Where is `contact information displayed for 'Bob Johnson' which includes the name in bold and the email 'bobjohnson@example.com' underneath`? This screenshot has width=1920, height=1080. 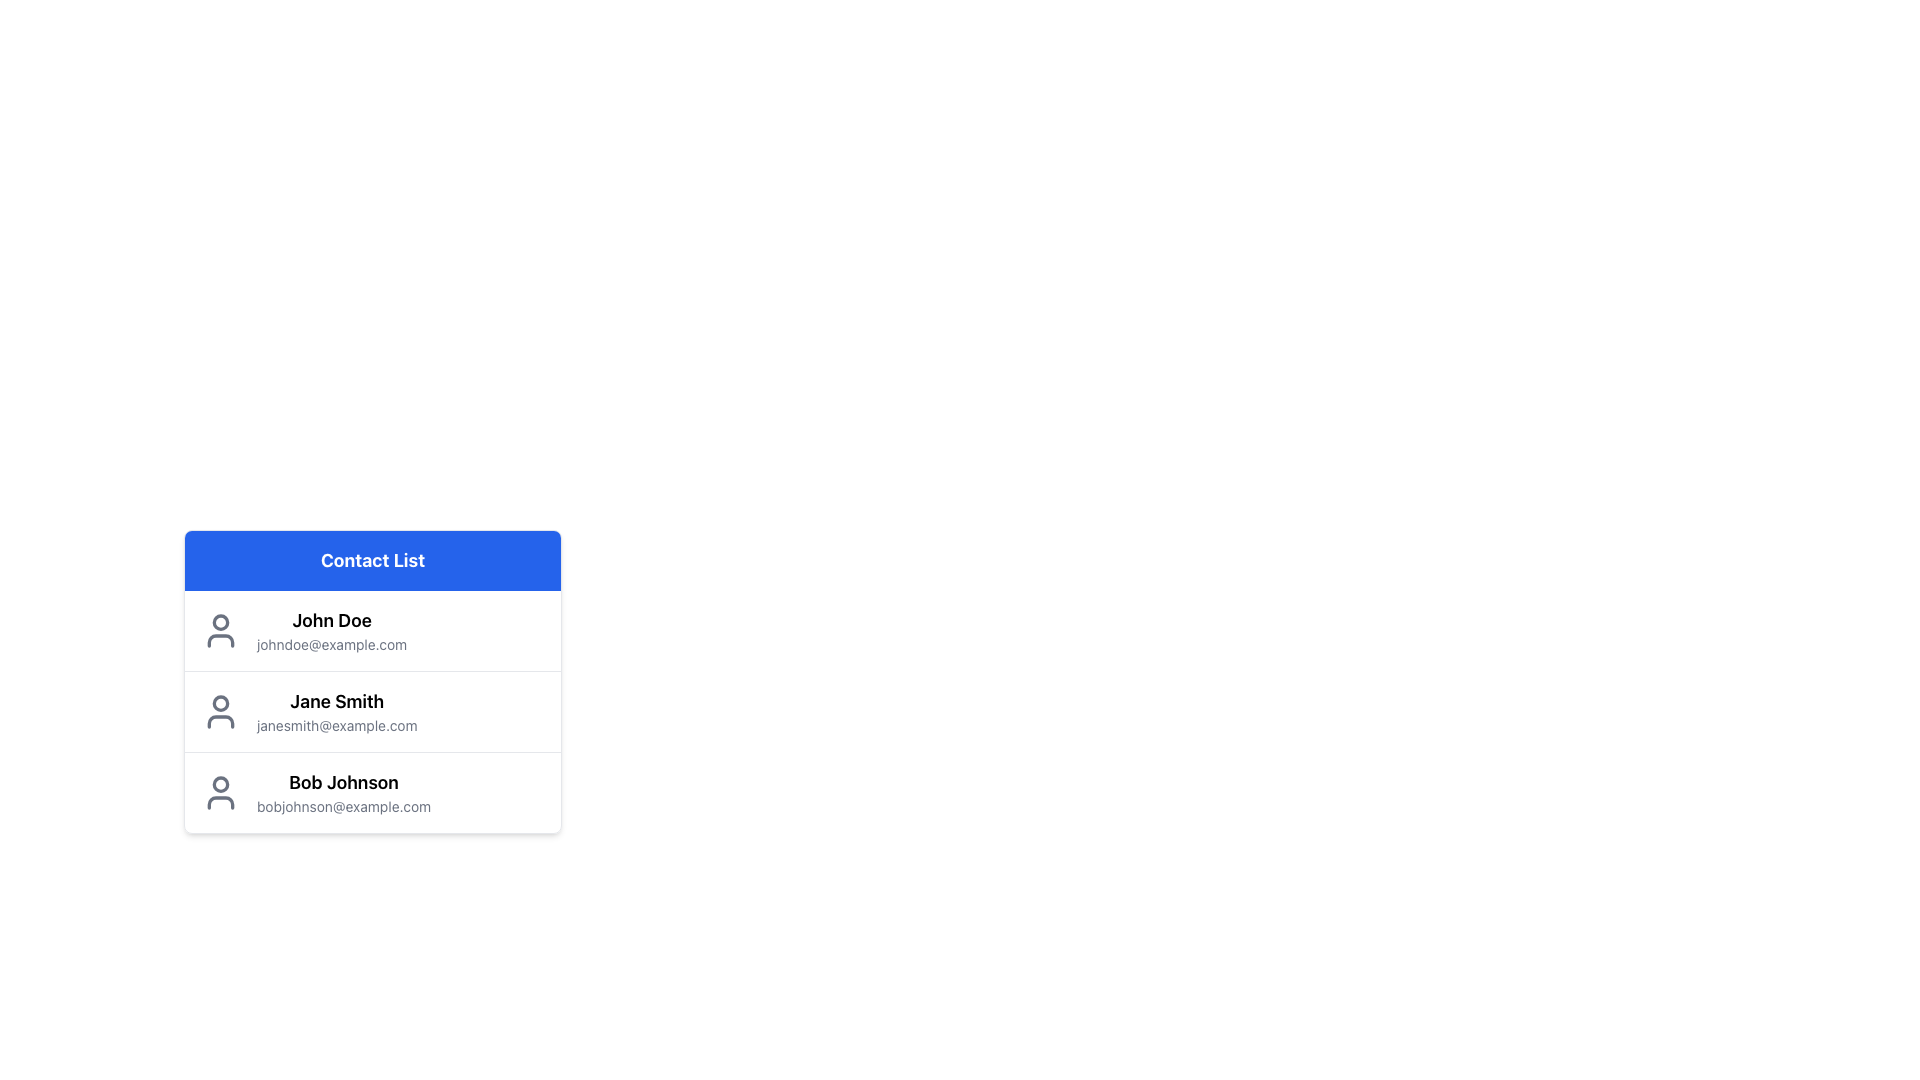 contact information displayed for 'Bob Johnson' which includes the name in bold and the email 'bobjohnson@example.com' underneath is located at coordinates (344, 792).